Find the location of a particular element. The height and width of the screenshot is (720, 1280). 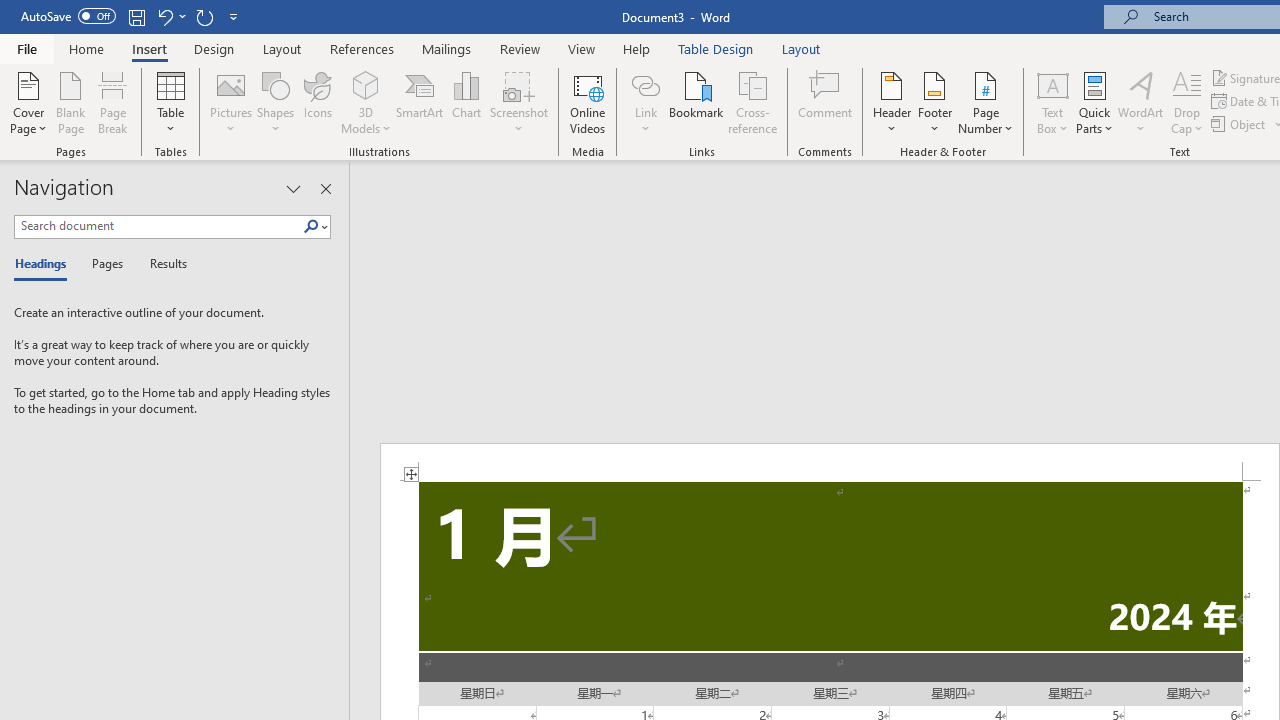

'Chart...' is located at coordinates (465, 103).